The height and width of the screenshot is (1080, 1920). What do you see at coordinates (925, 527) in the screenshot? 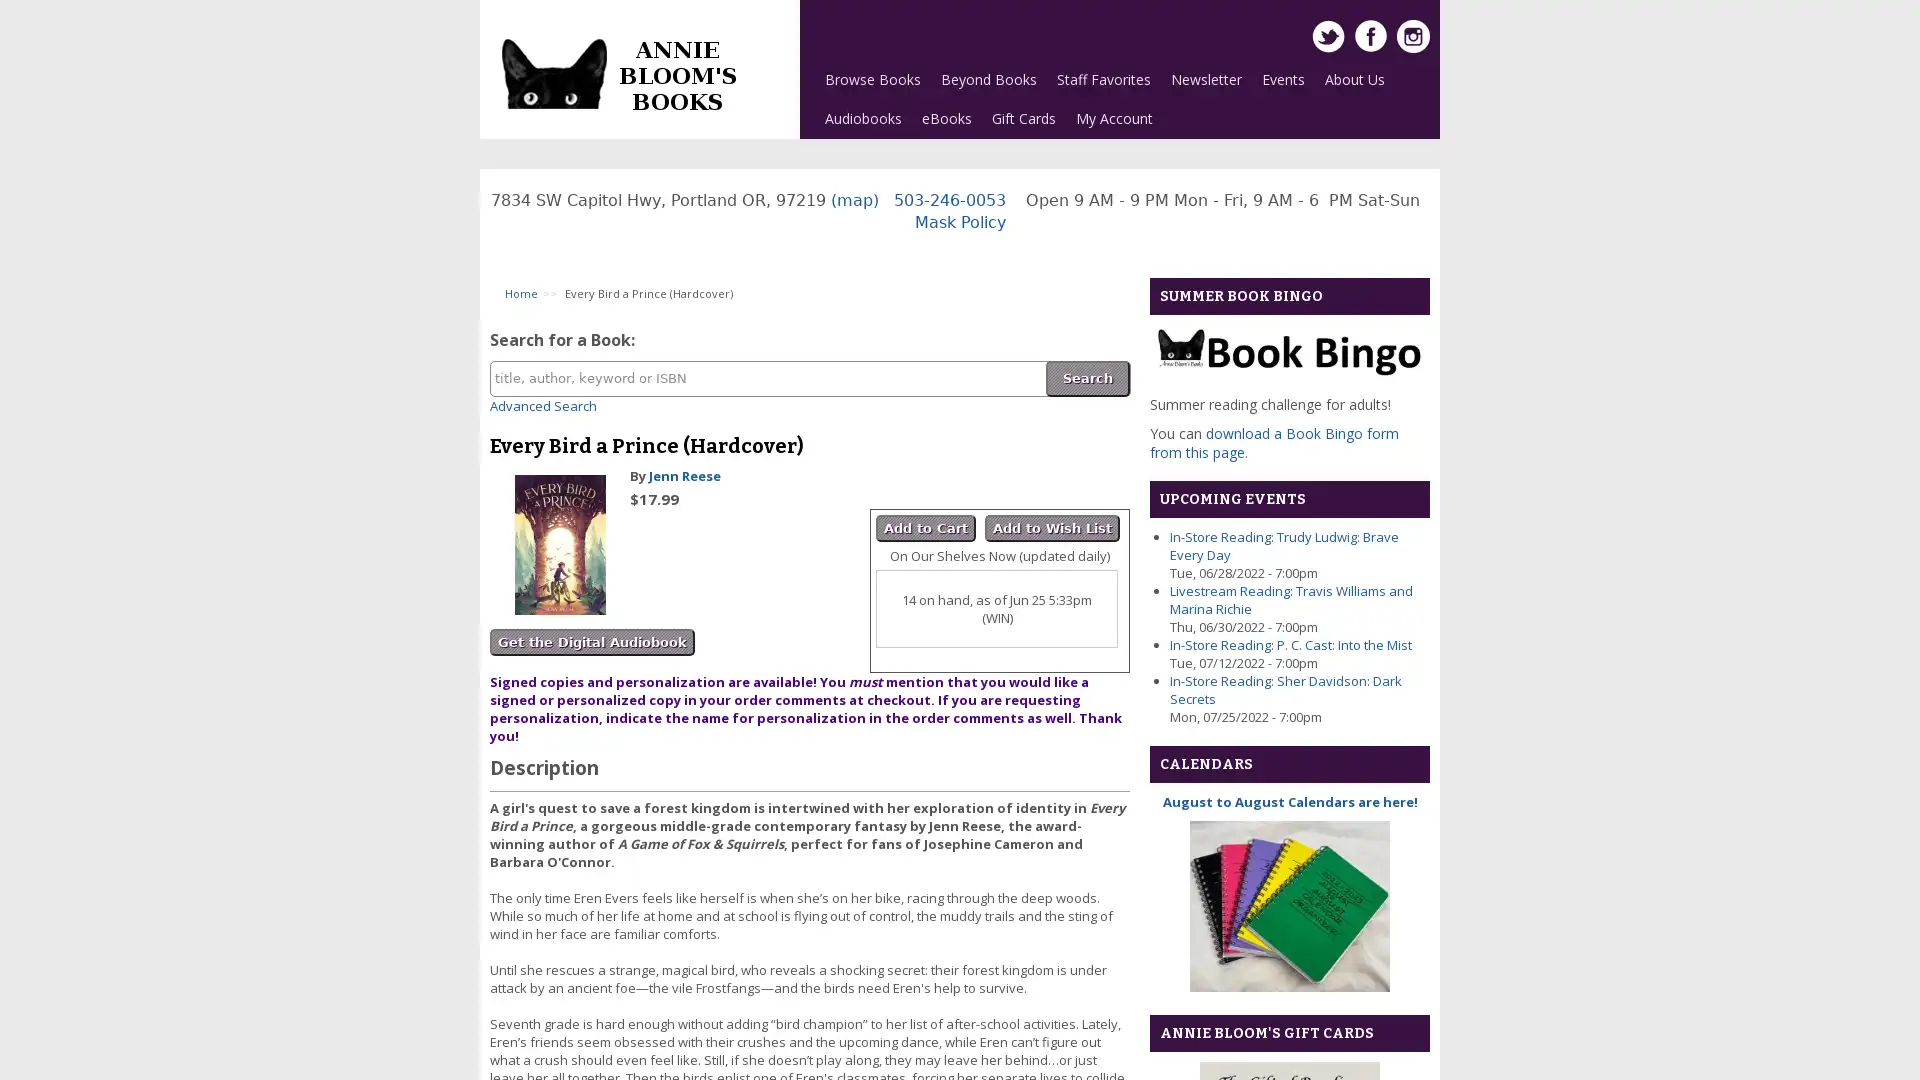
I see `Add to Cart` at bounding box center [925, 527].